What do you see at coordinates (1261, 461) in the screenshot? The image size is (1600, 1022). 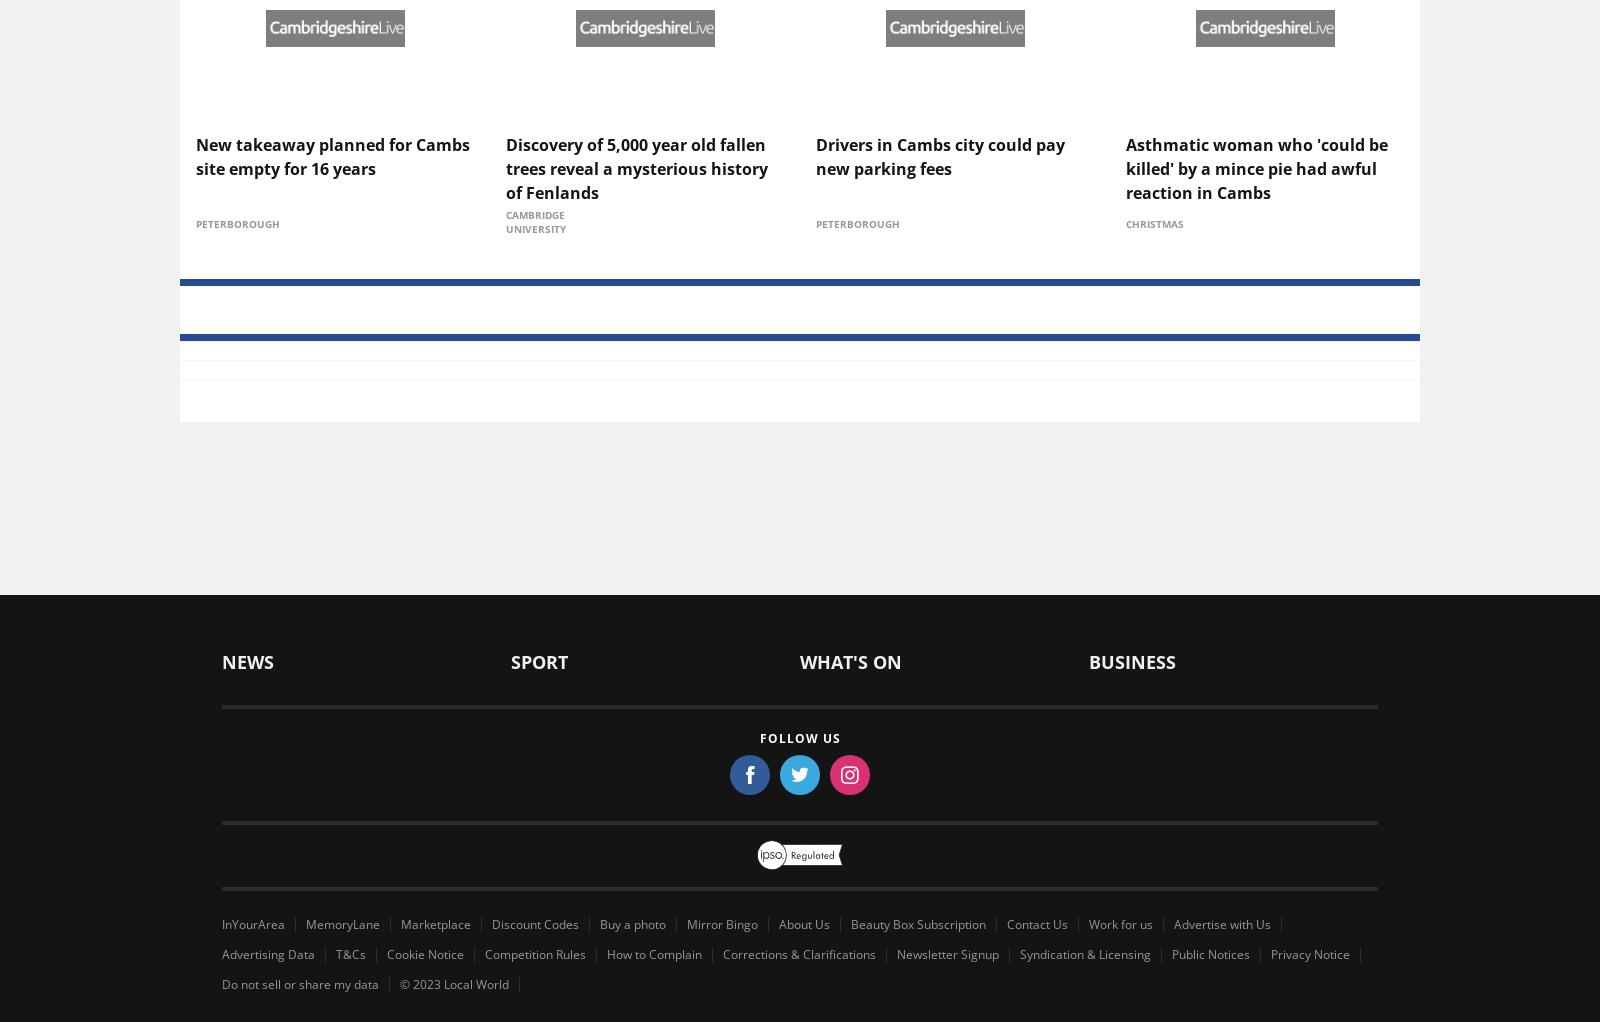 I see `'The quick Cambs walk that can end with a beer in a pub or a book in a library'` at bounding box center [1261, 461].